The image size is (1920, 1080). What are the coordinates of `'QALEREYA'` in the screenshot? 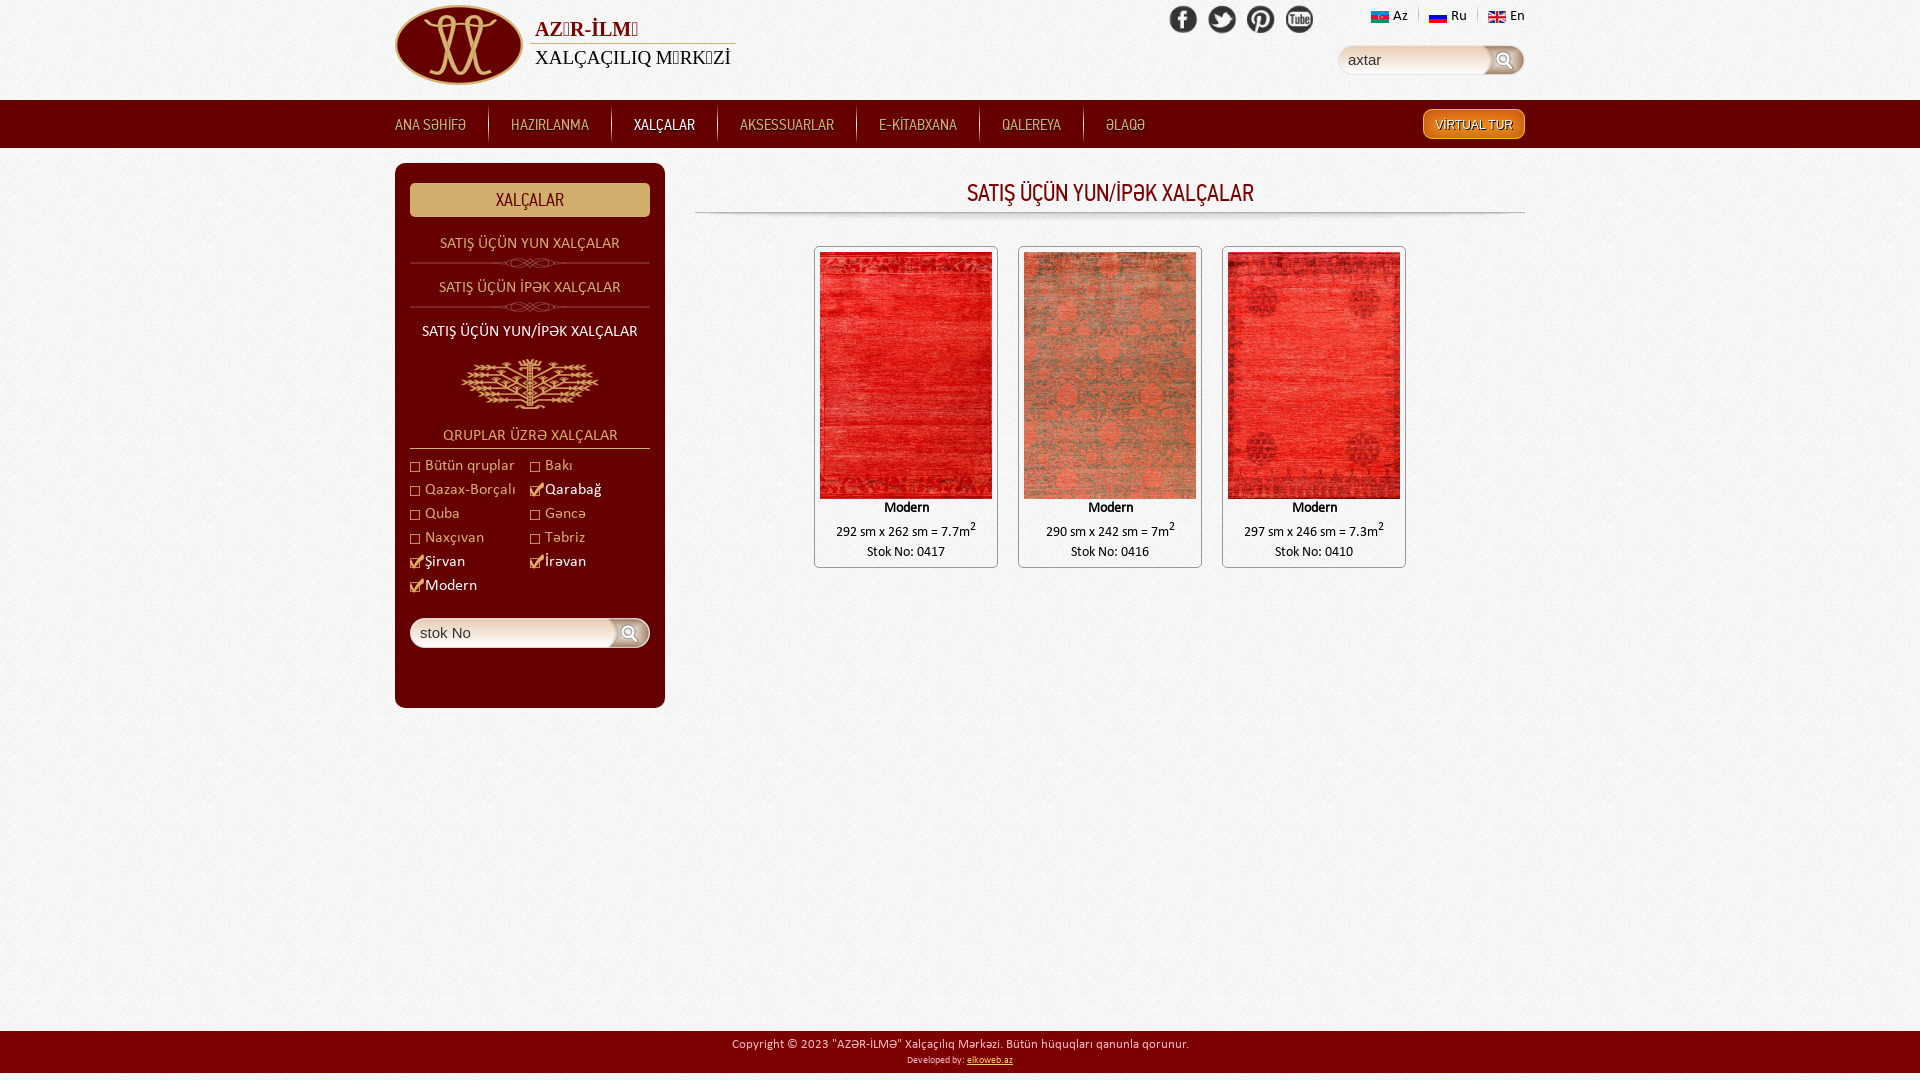 It's located at (1031, 124).